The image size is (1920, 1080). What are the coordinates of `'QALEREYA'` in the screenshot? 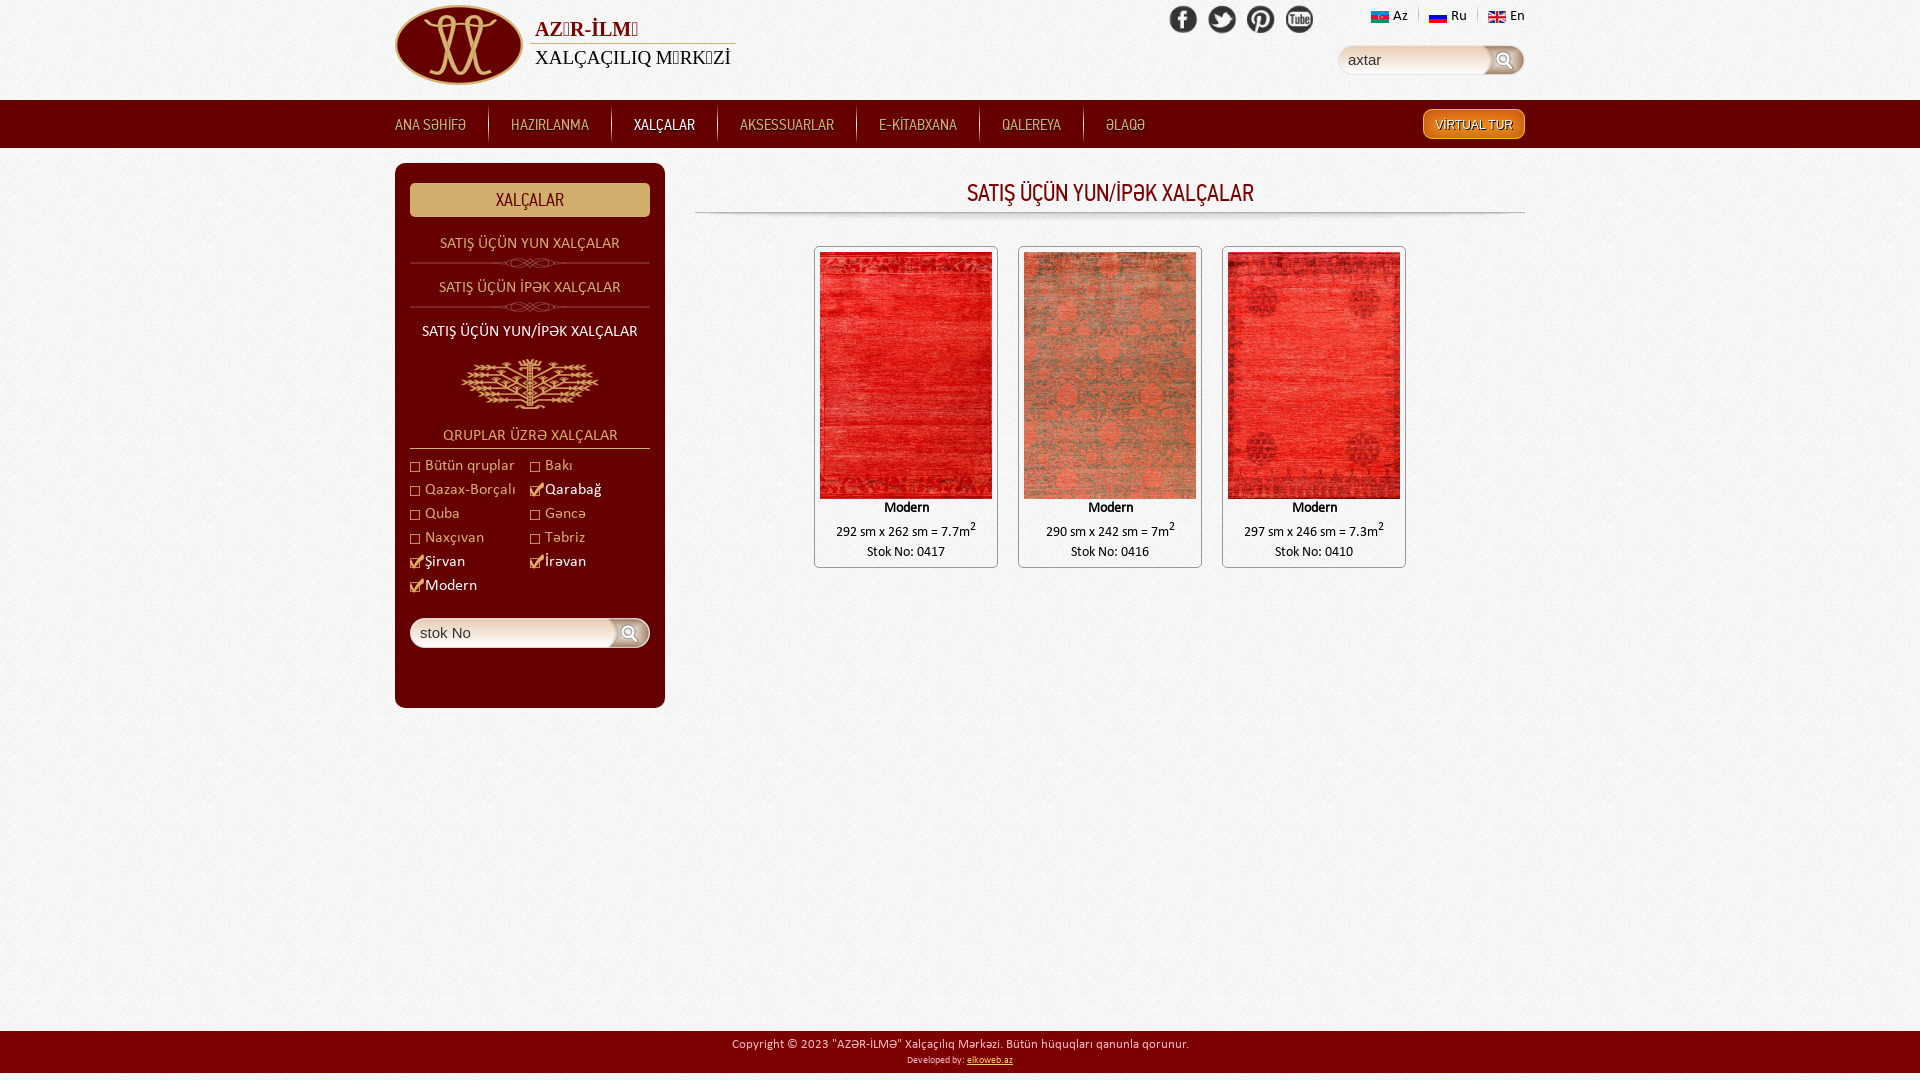 It's located at (1031, 124).